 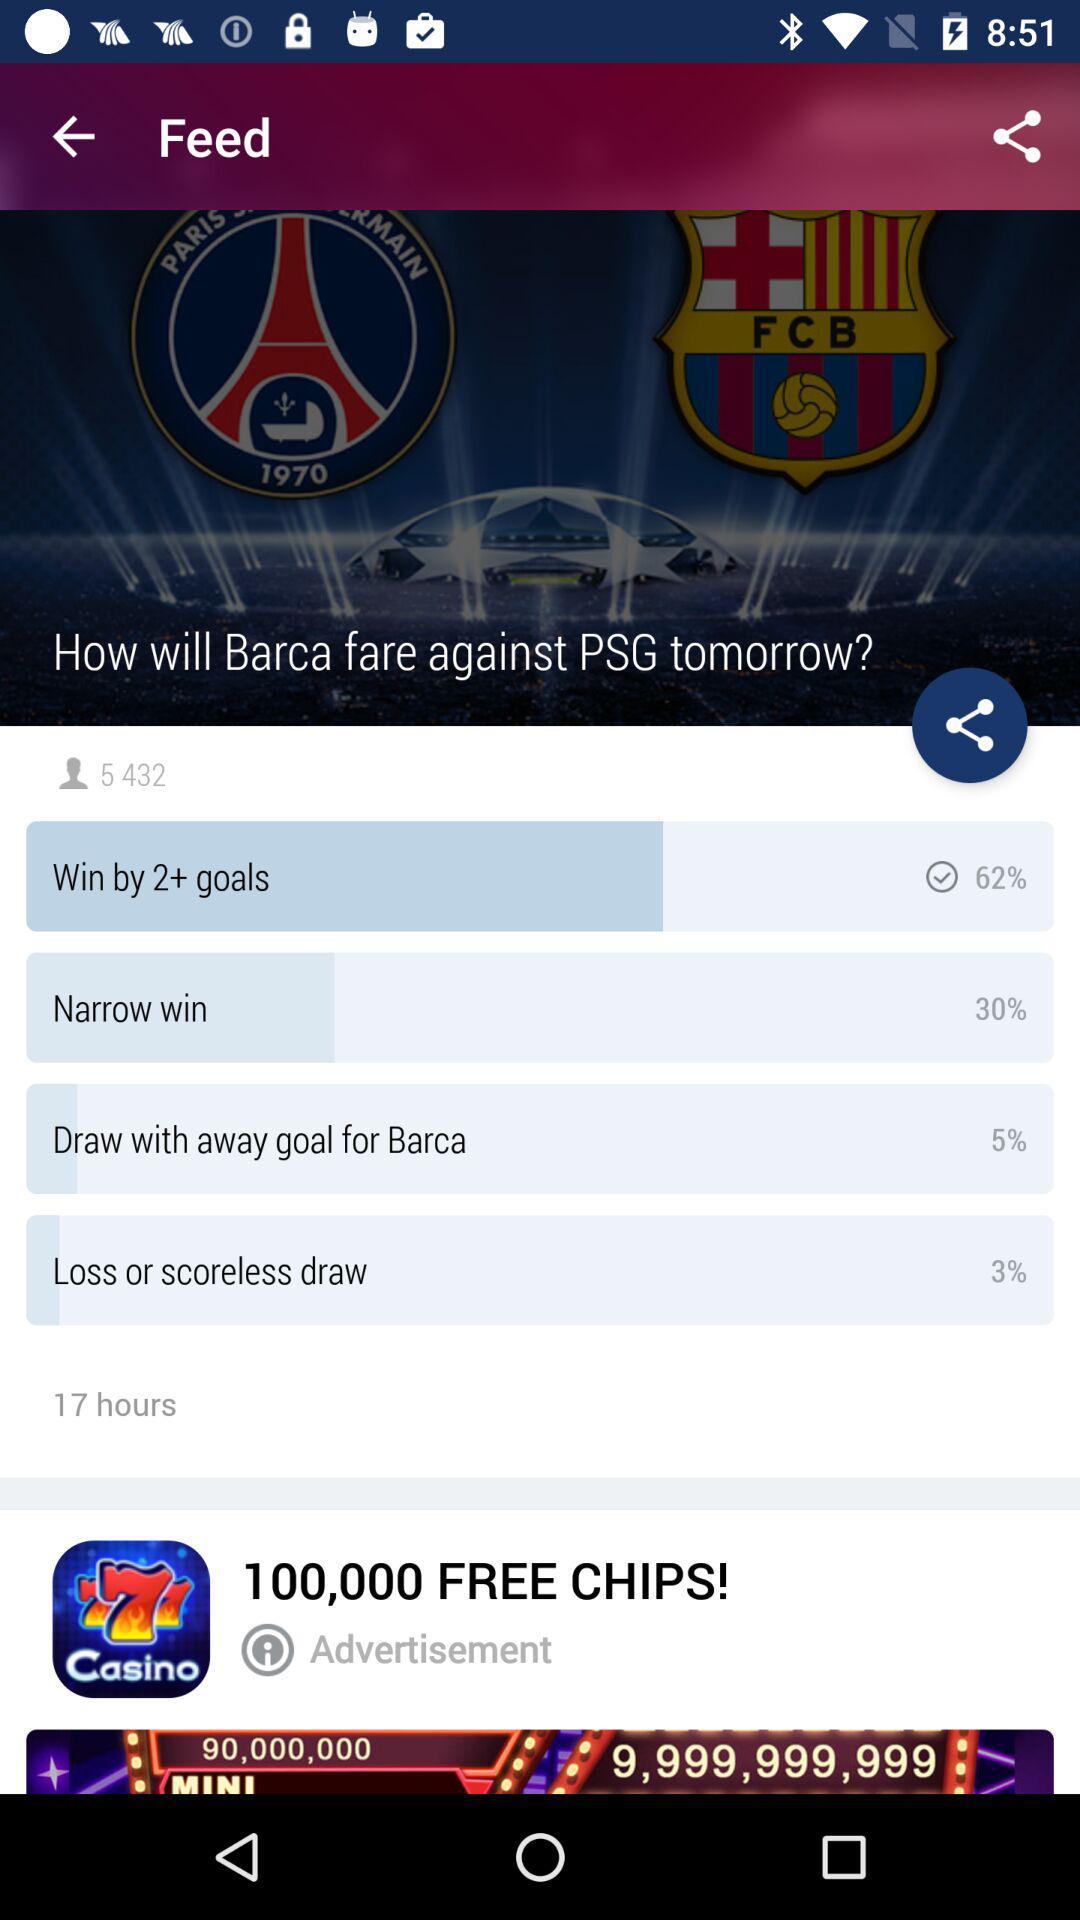 I want to click on share the poll, so click(x=968, y=724).